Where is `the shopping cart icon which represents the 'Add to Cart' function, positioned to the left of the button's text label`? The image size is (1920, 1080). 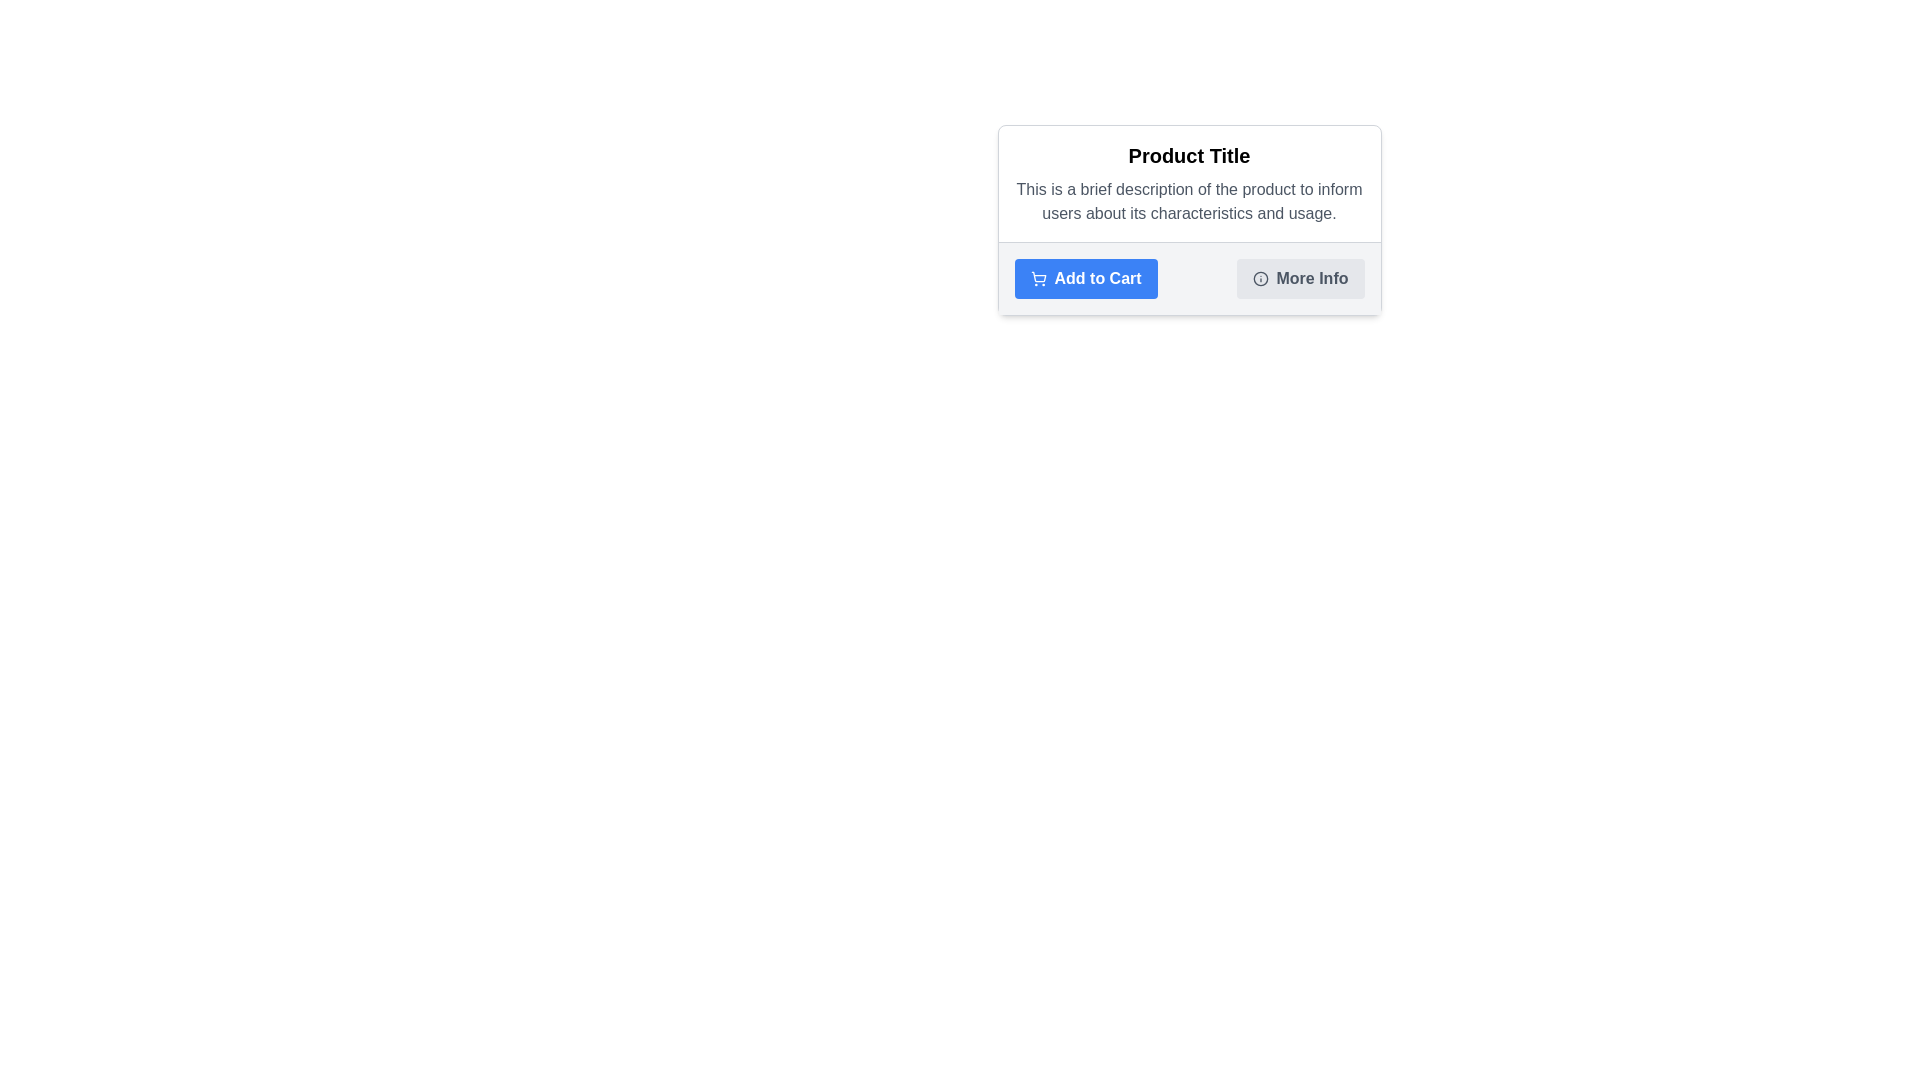
the shopping cart icon which represents the 'Add to Cart' function, positioned to the left of the button's text label is located at coordinates (1038, 278).